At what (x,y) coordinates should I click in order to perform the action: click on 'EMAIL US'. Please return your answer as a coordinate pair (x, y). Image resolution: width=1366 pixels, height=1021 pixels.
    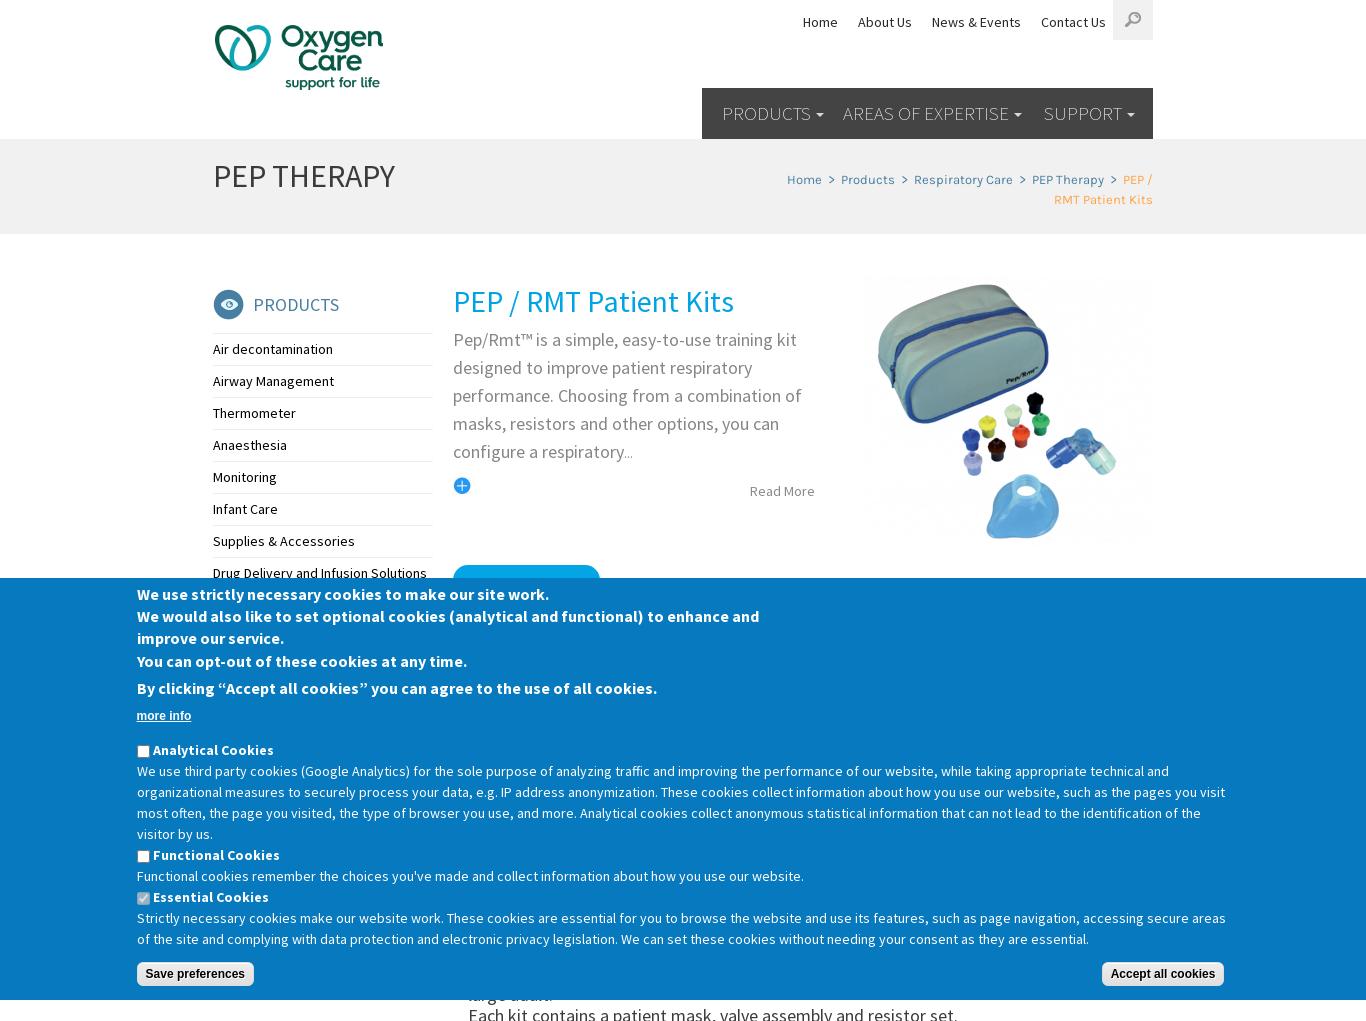
    Looking at the image, I should click on (522, 634).